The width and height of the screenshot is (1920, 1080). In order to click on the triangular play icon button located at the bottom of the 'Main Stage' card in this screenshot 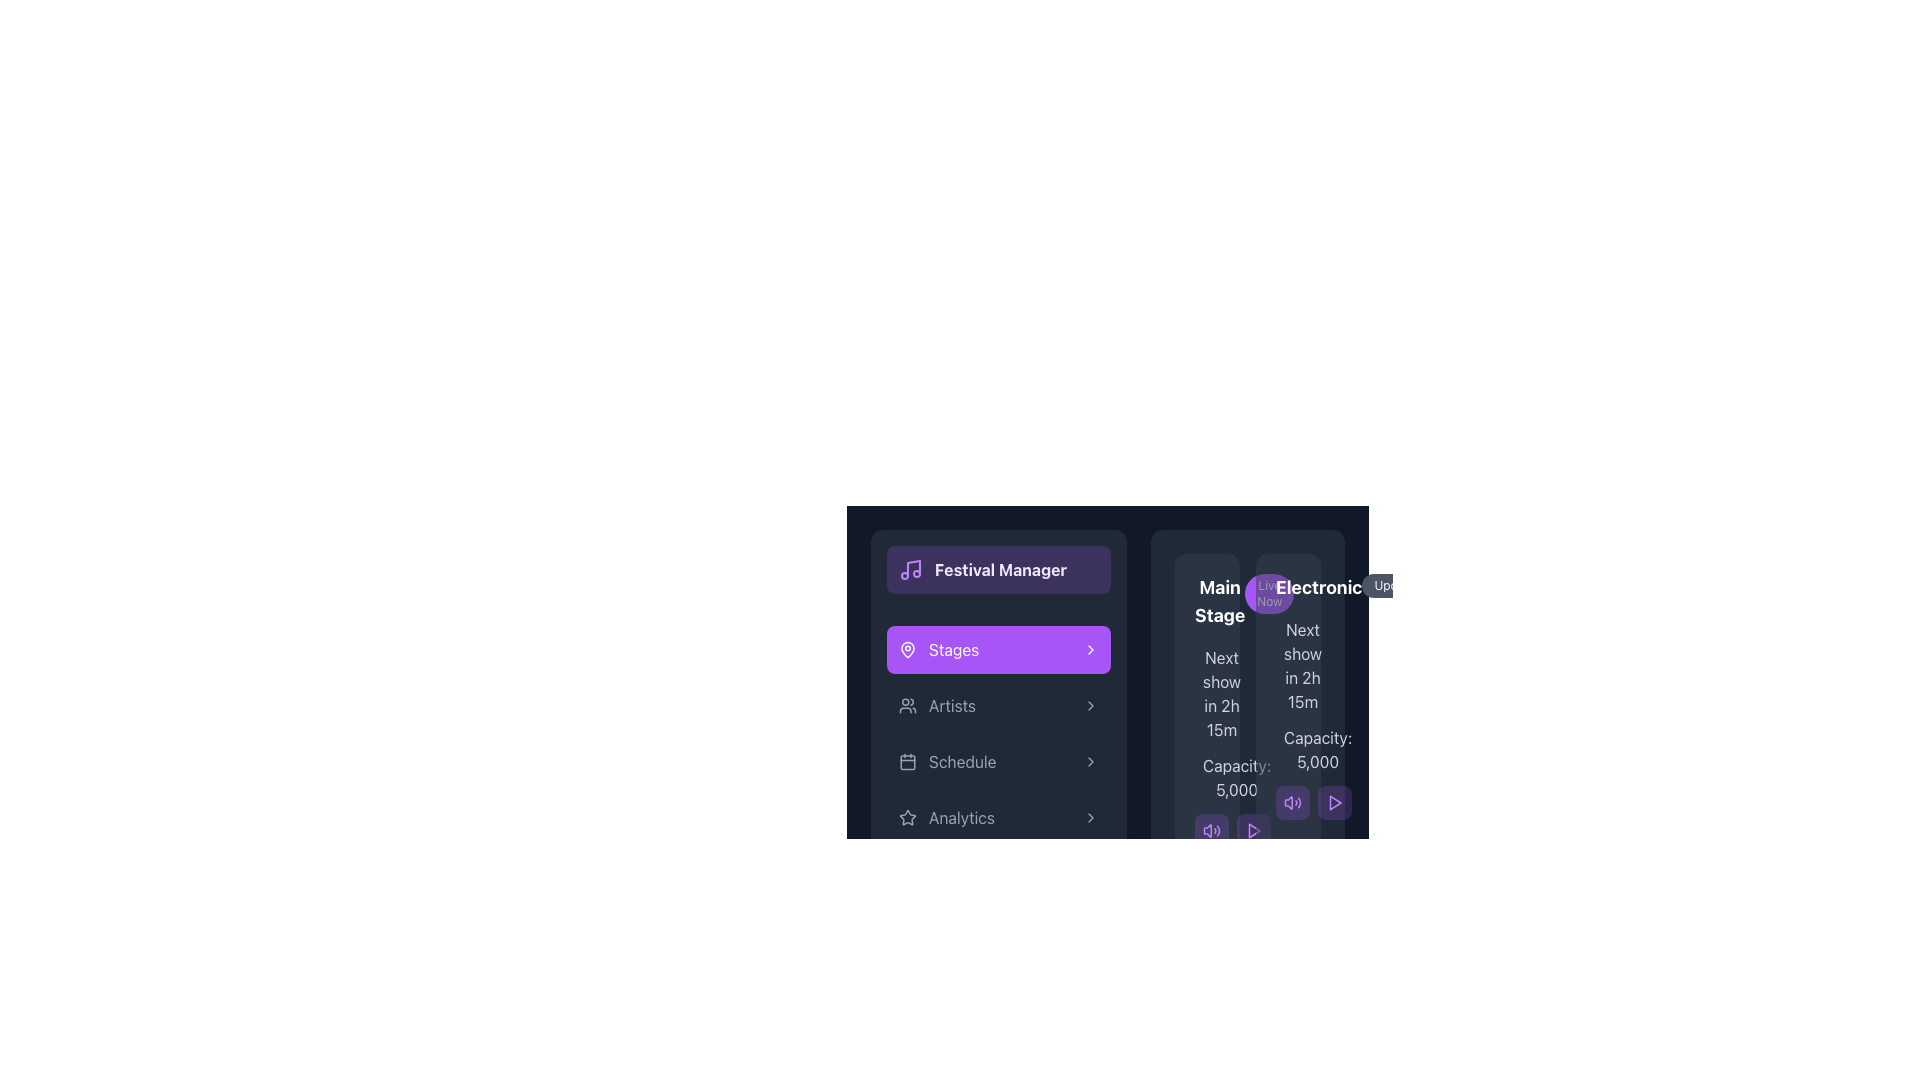, I will do `click(1253, 830)`.